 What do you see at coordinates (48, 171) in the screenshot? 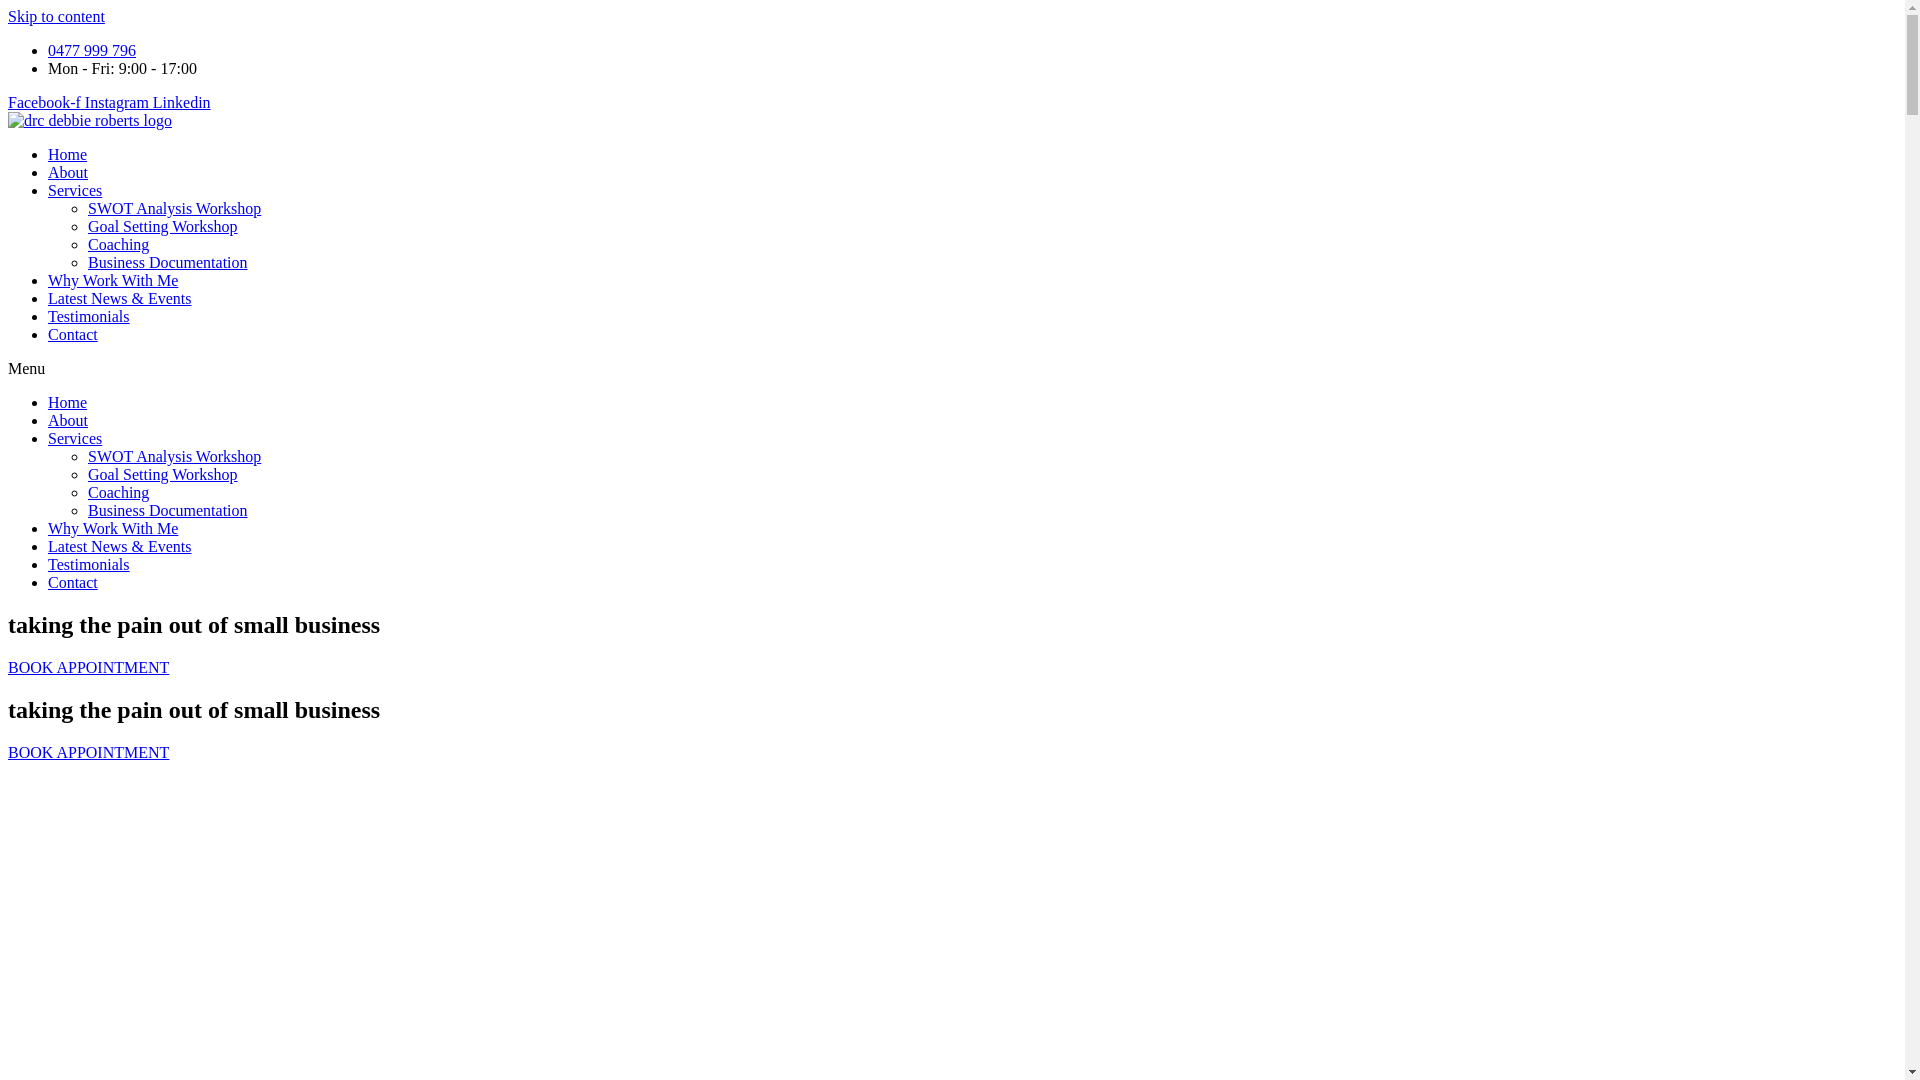
I see `'About'` at bounding box center [48, 171].